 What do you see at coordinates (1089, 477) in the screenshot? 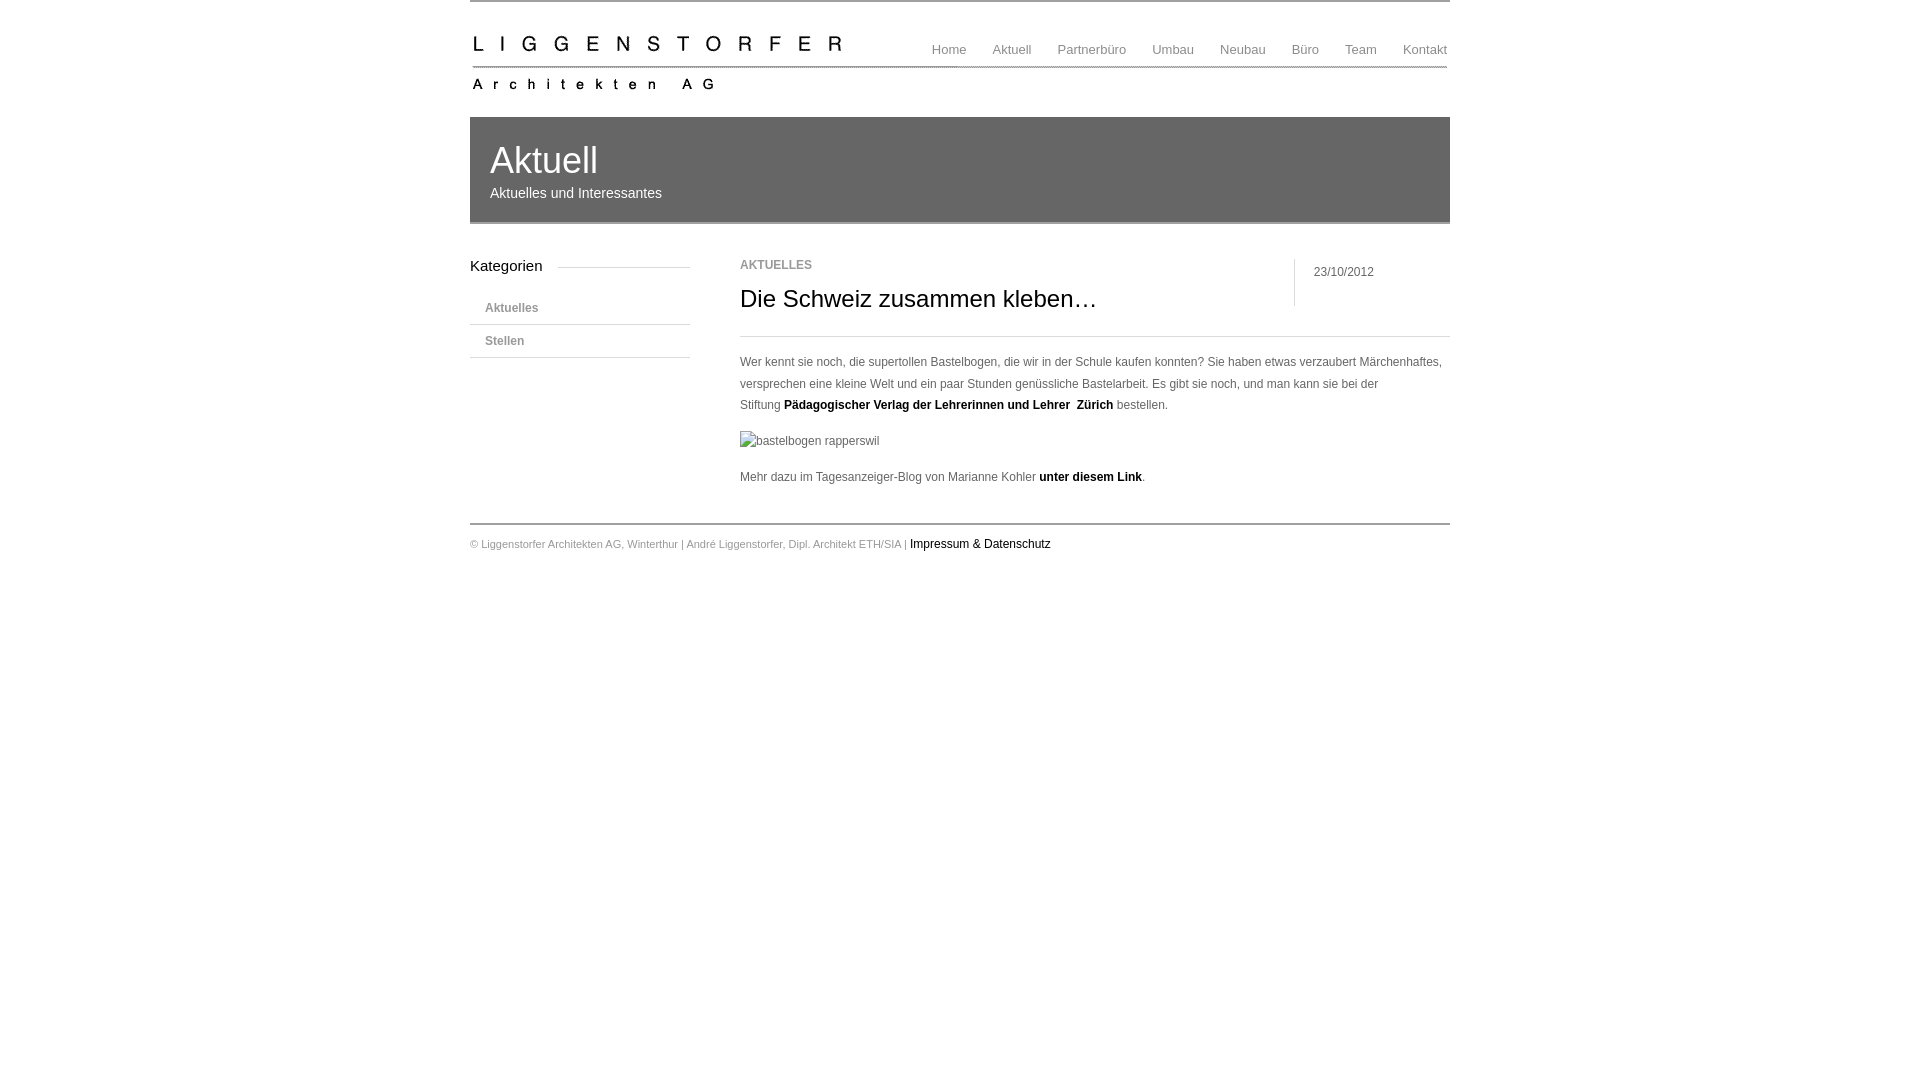
I see `'unter diesem Link'` at bounding box center [1089, 477].